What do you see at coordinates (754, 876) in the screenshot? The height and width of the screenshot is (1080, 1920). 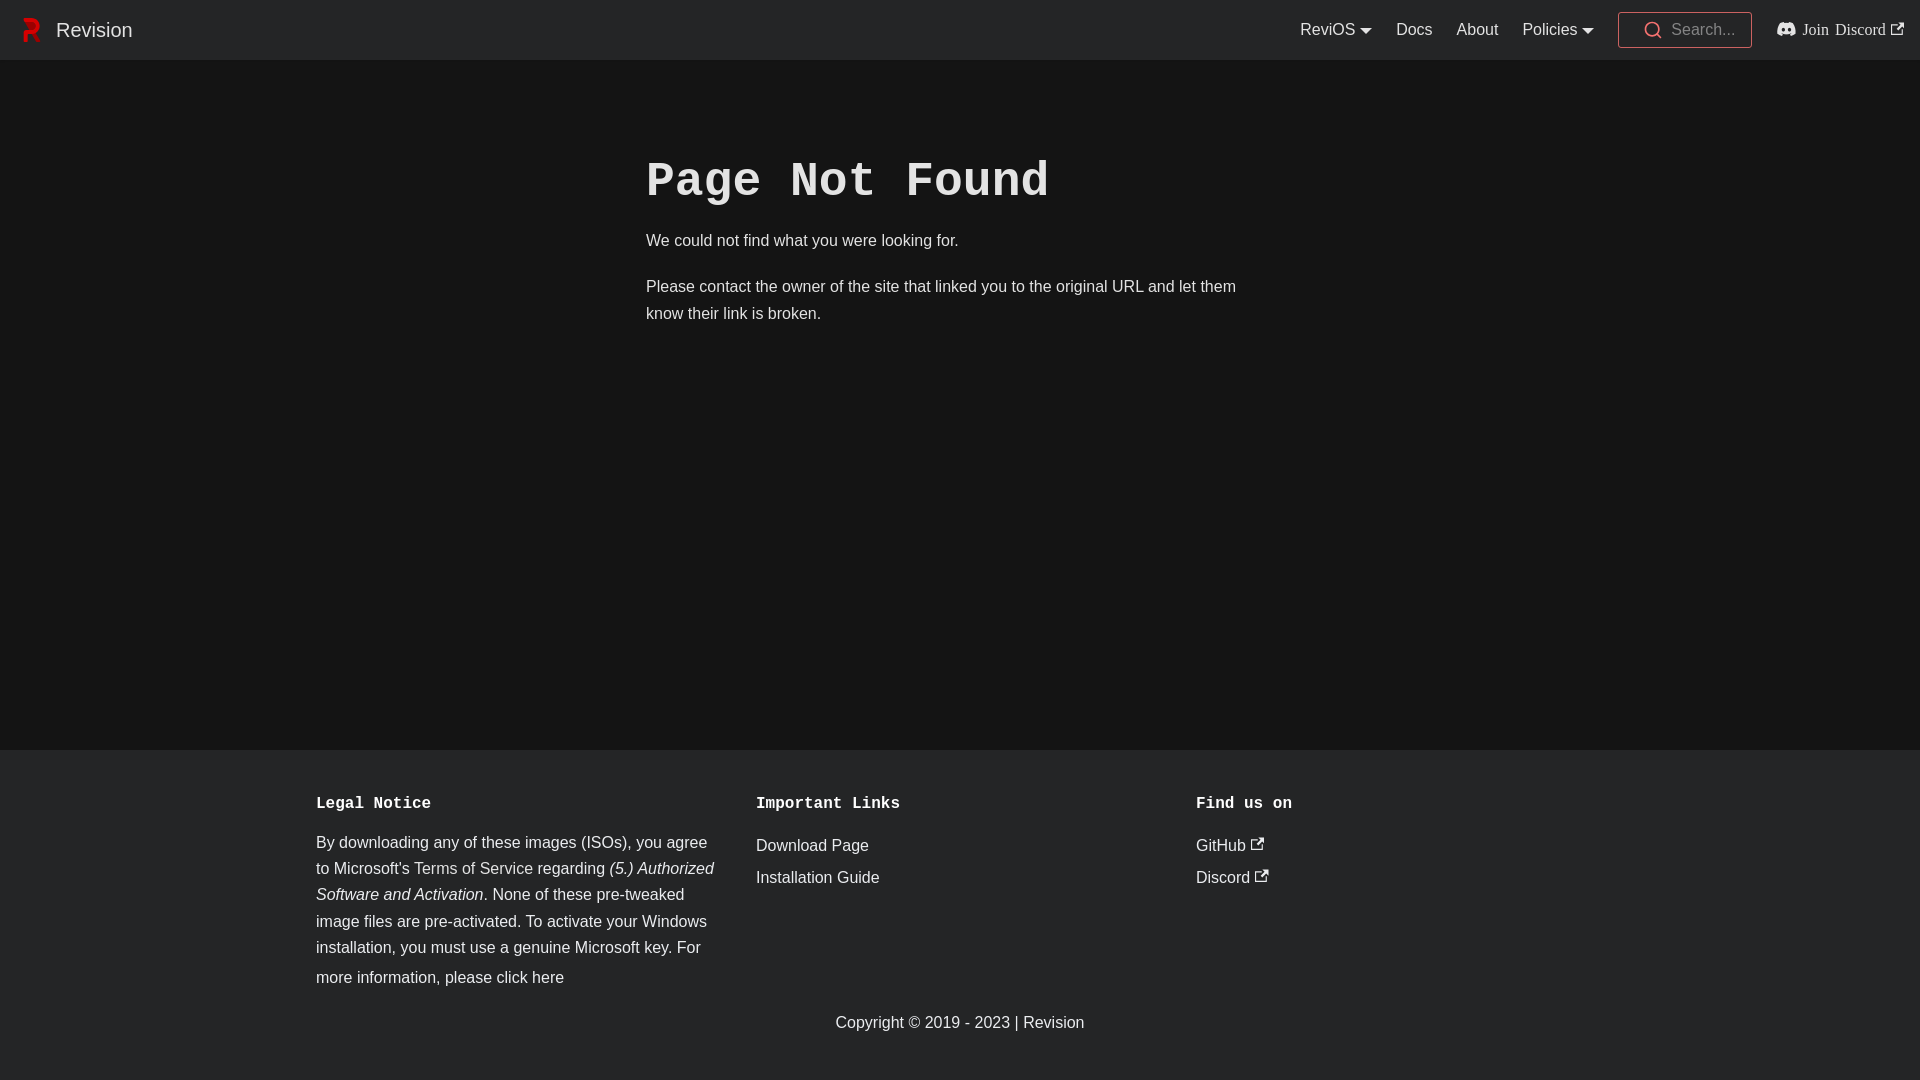 I see `'Installation Guide'` at bounding box center [754, 876].